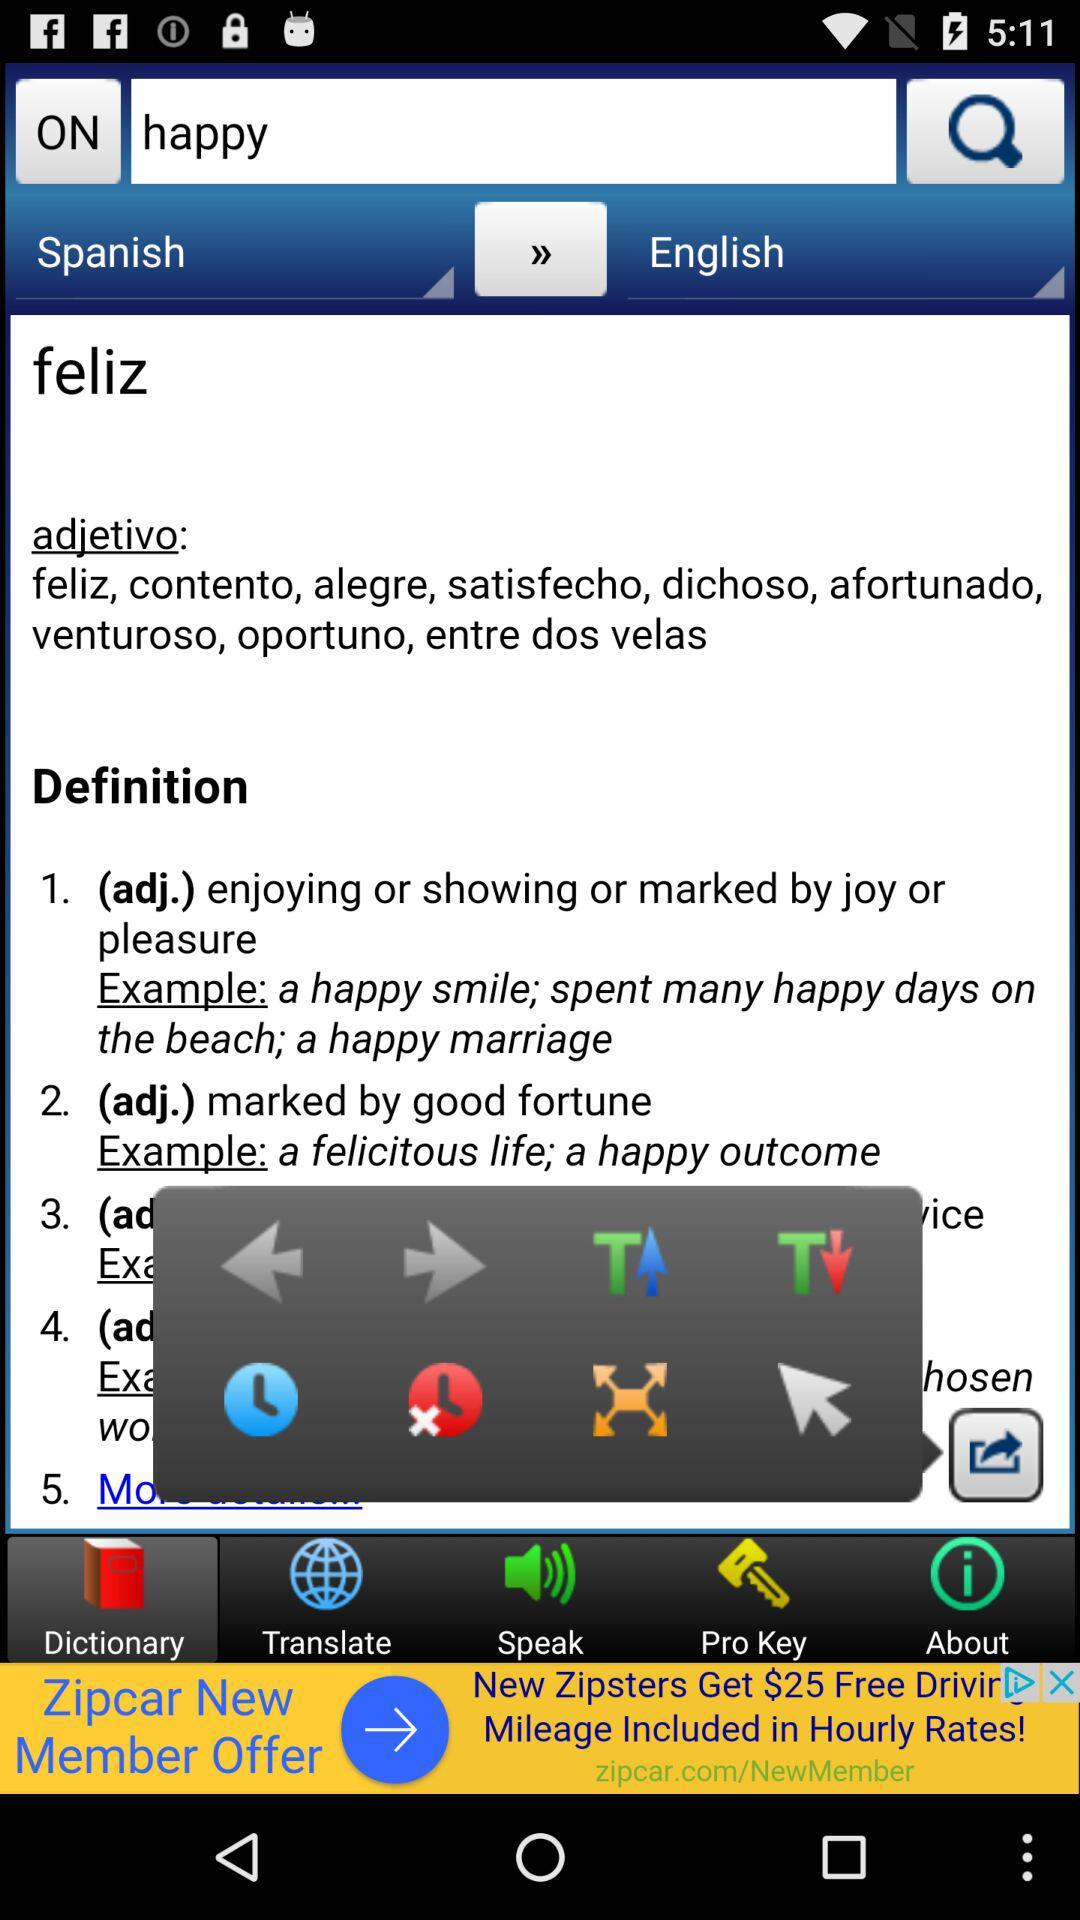 The width and height of the screenshot is (1080, 1920). Describe the element at coordinates (444, 1271) in the screenshot. I see `next` at that location.